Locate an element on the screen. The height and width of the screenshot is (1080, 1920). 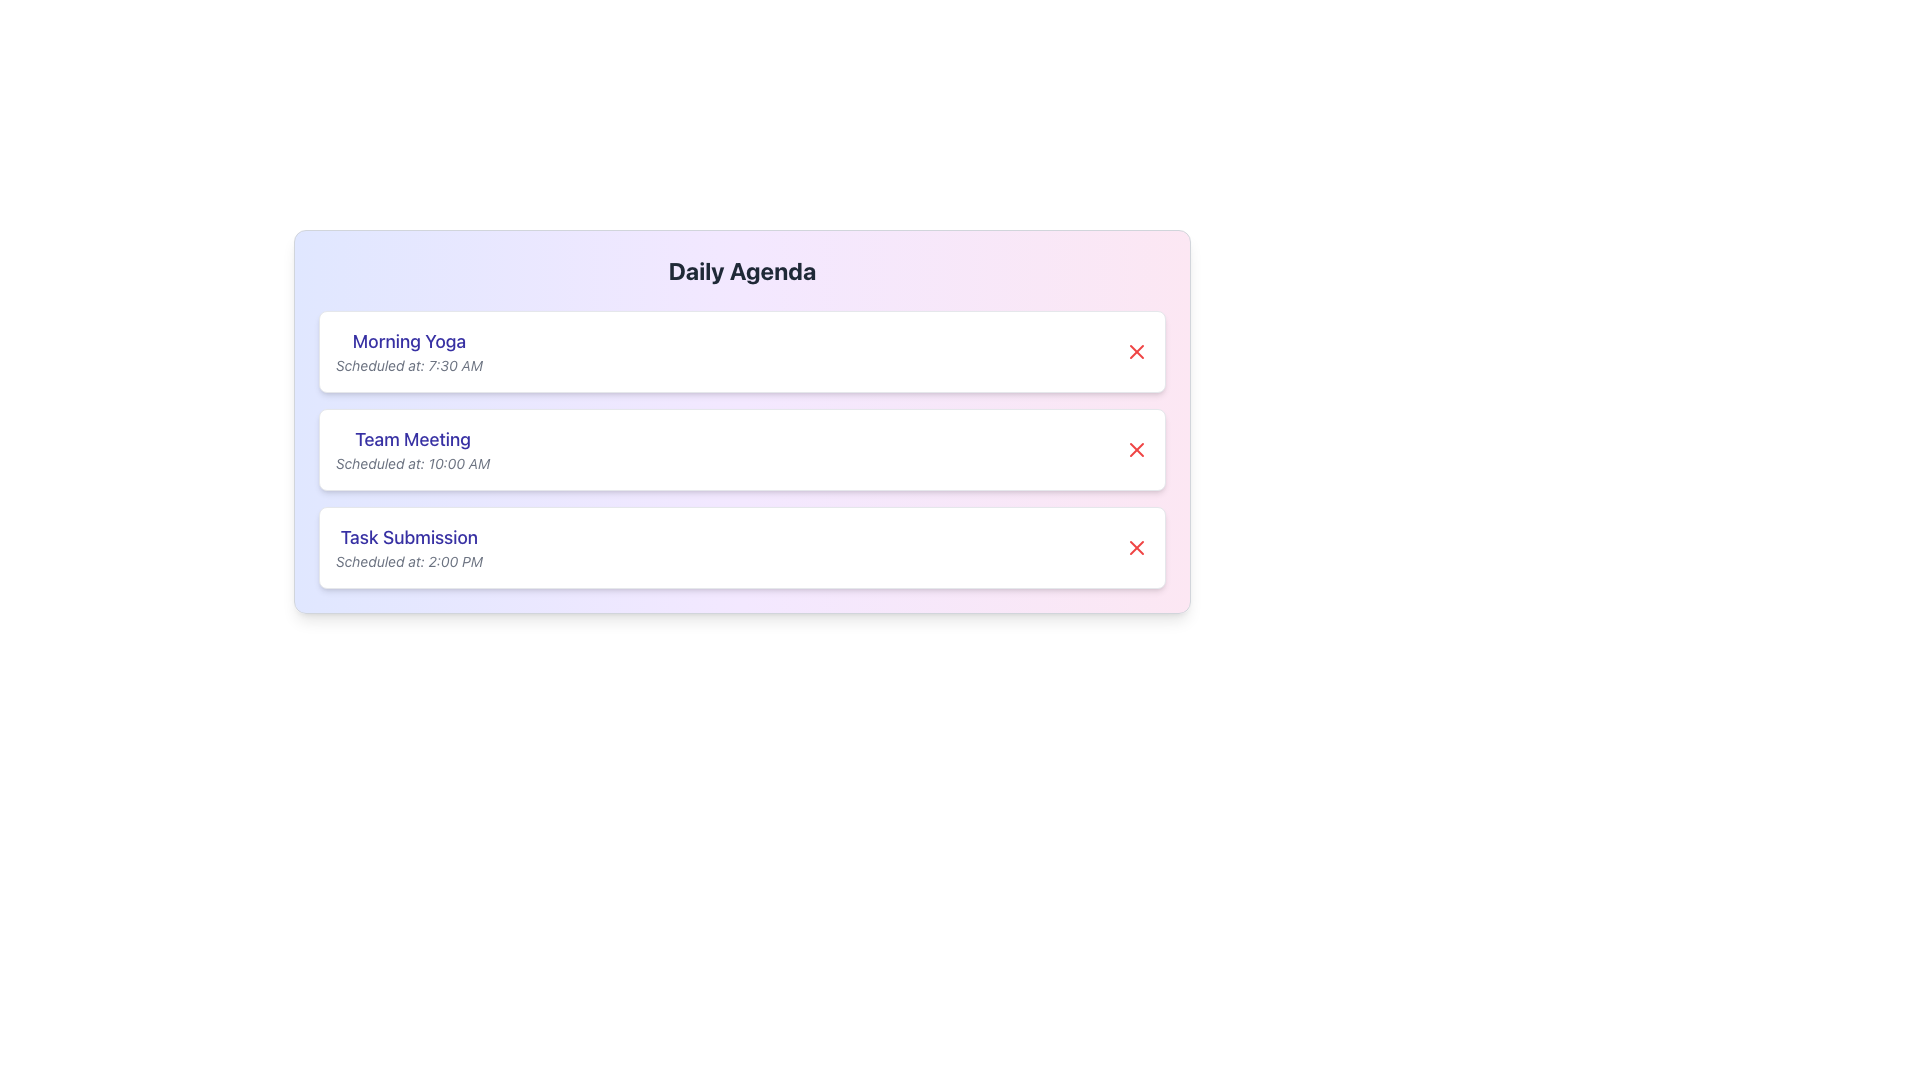
the second red X icon to the right of the 'Team Meeting' item in the Daily Agenda list is located at coordinates (1137, 450).